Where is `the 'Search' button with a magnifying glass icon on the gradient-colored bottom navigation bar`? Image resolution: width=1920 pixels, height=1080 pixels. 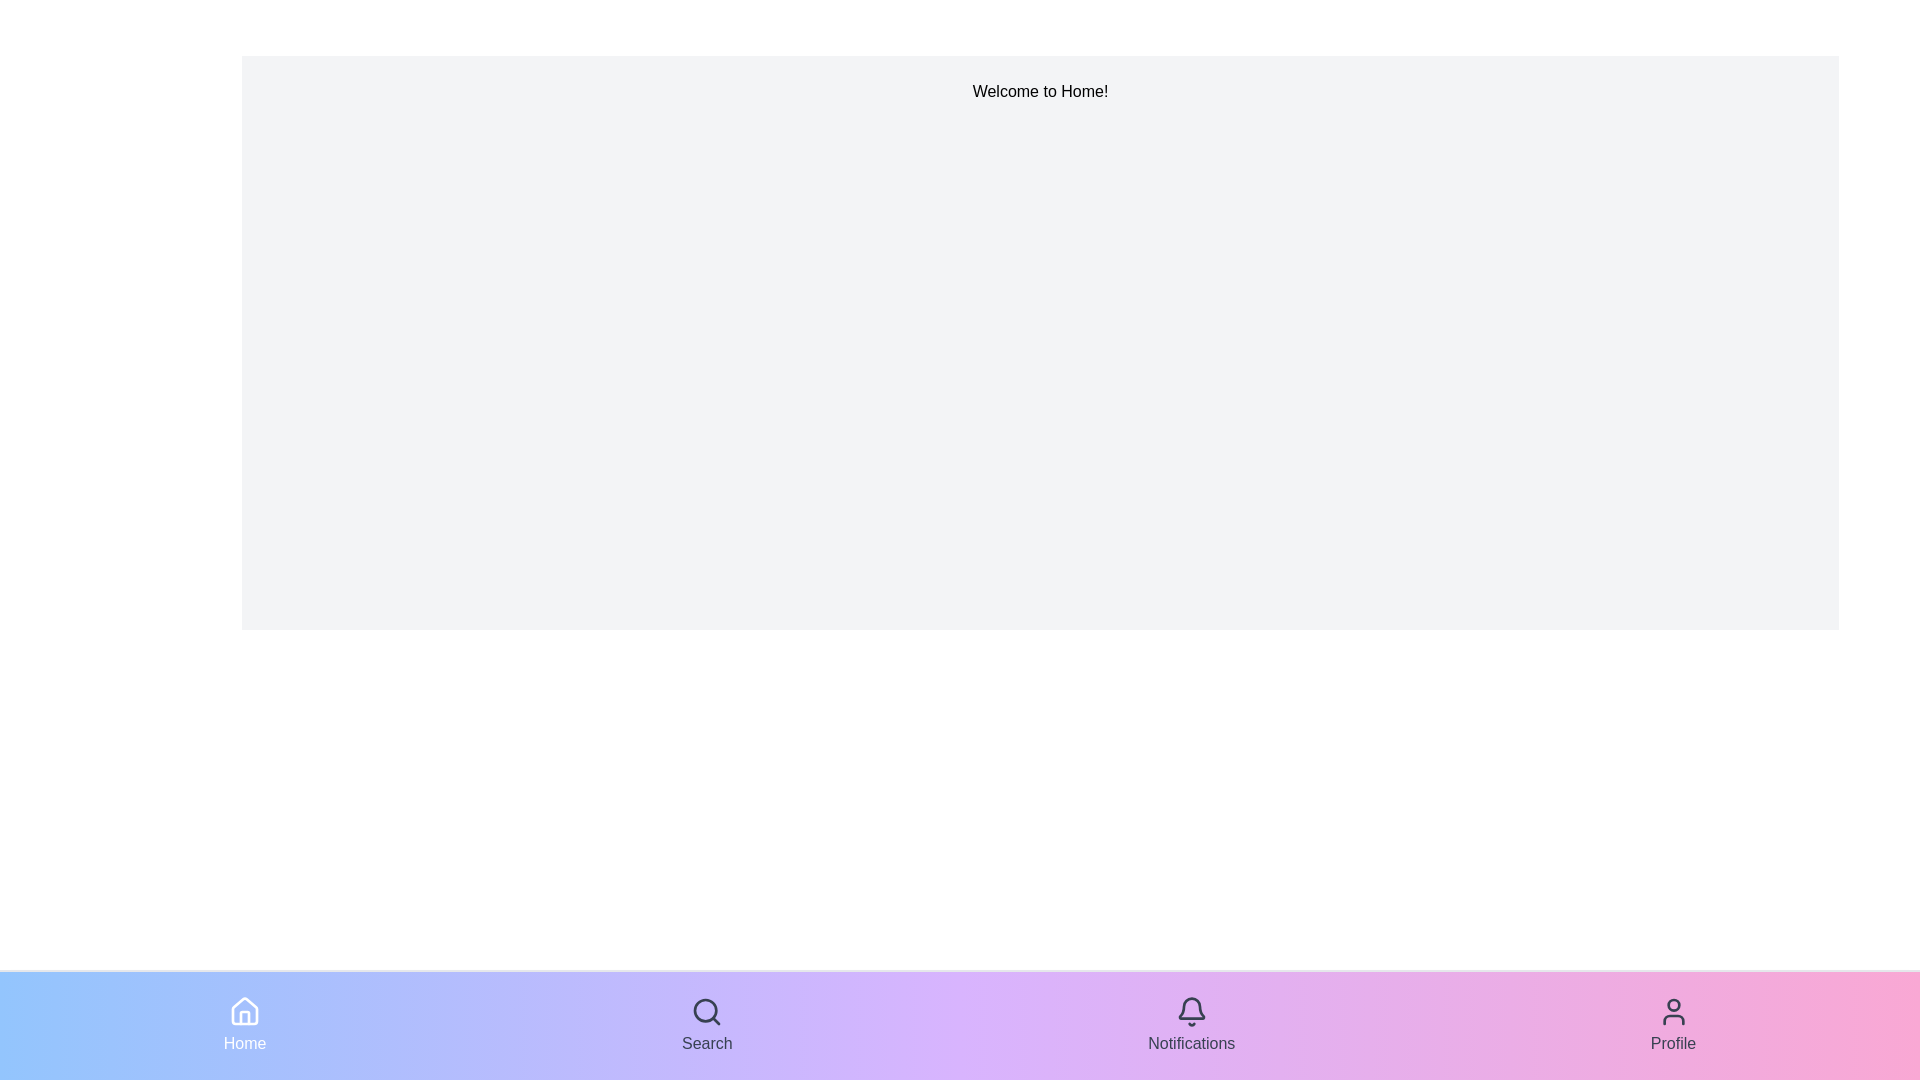 the 'Search' button with a magnifying glass icon on the gradient-colored bottom navigation bar is located at coordinates (706, 1026).